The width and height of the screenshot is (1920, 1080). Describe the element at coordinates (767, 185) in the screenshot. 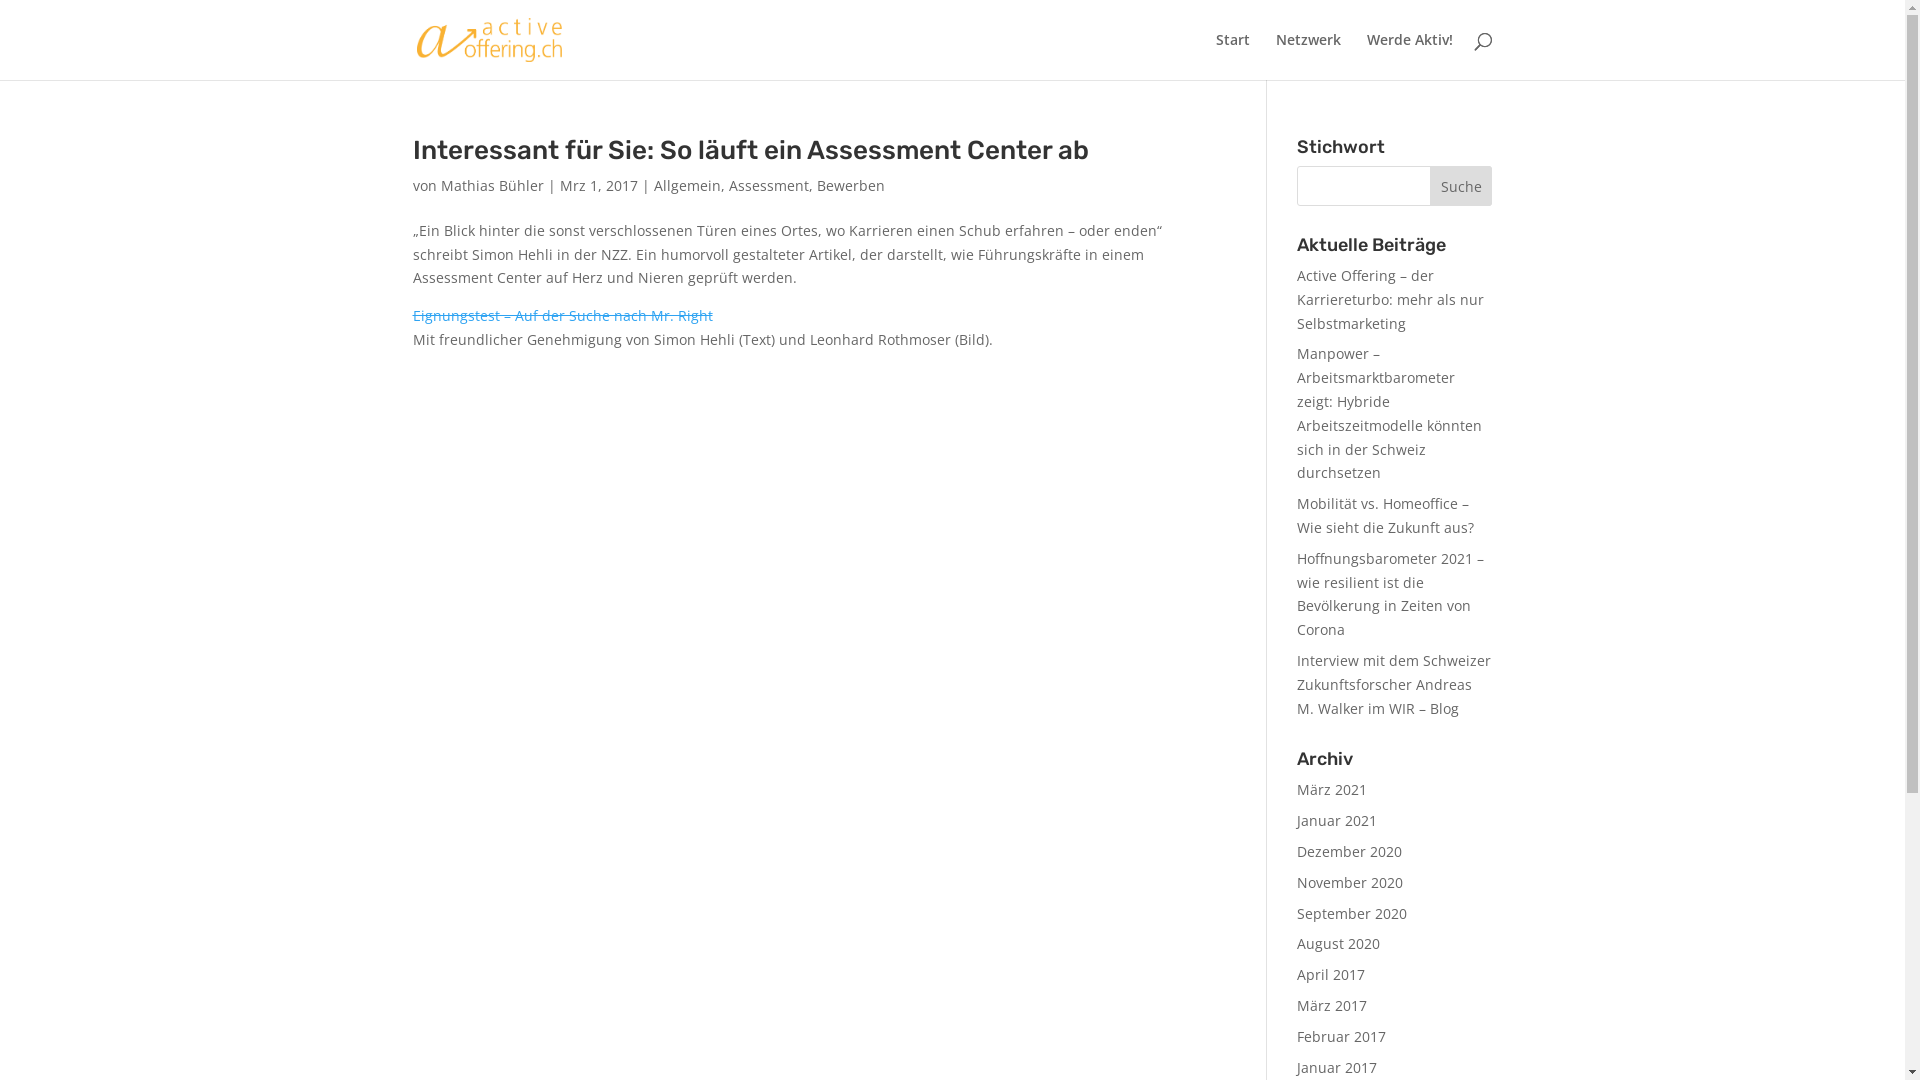

I see `'Assessment'` at that location.